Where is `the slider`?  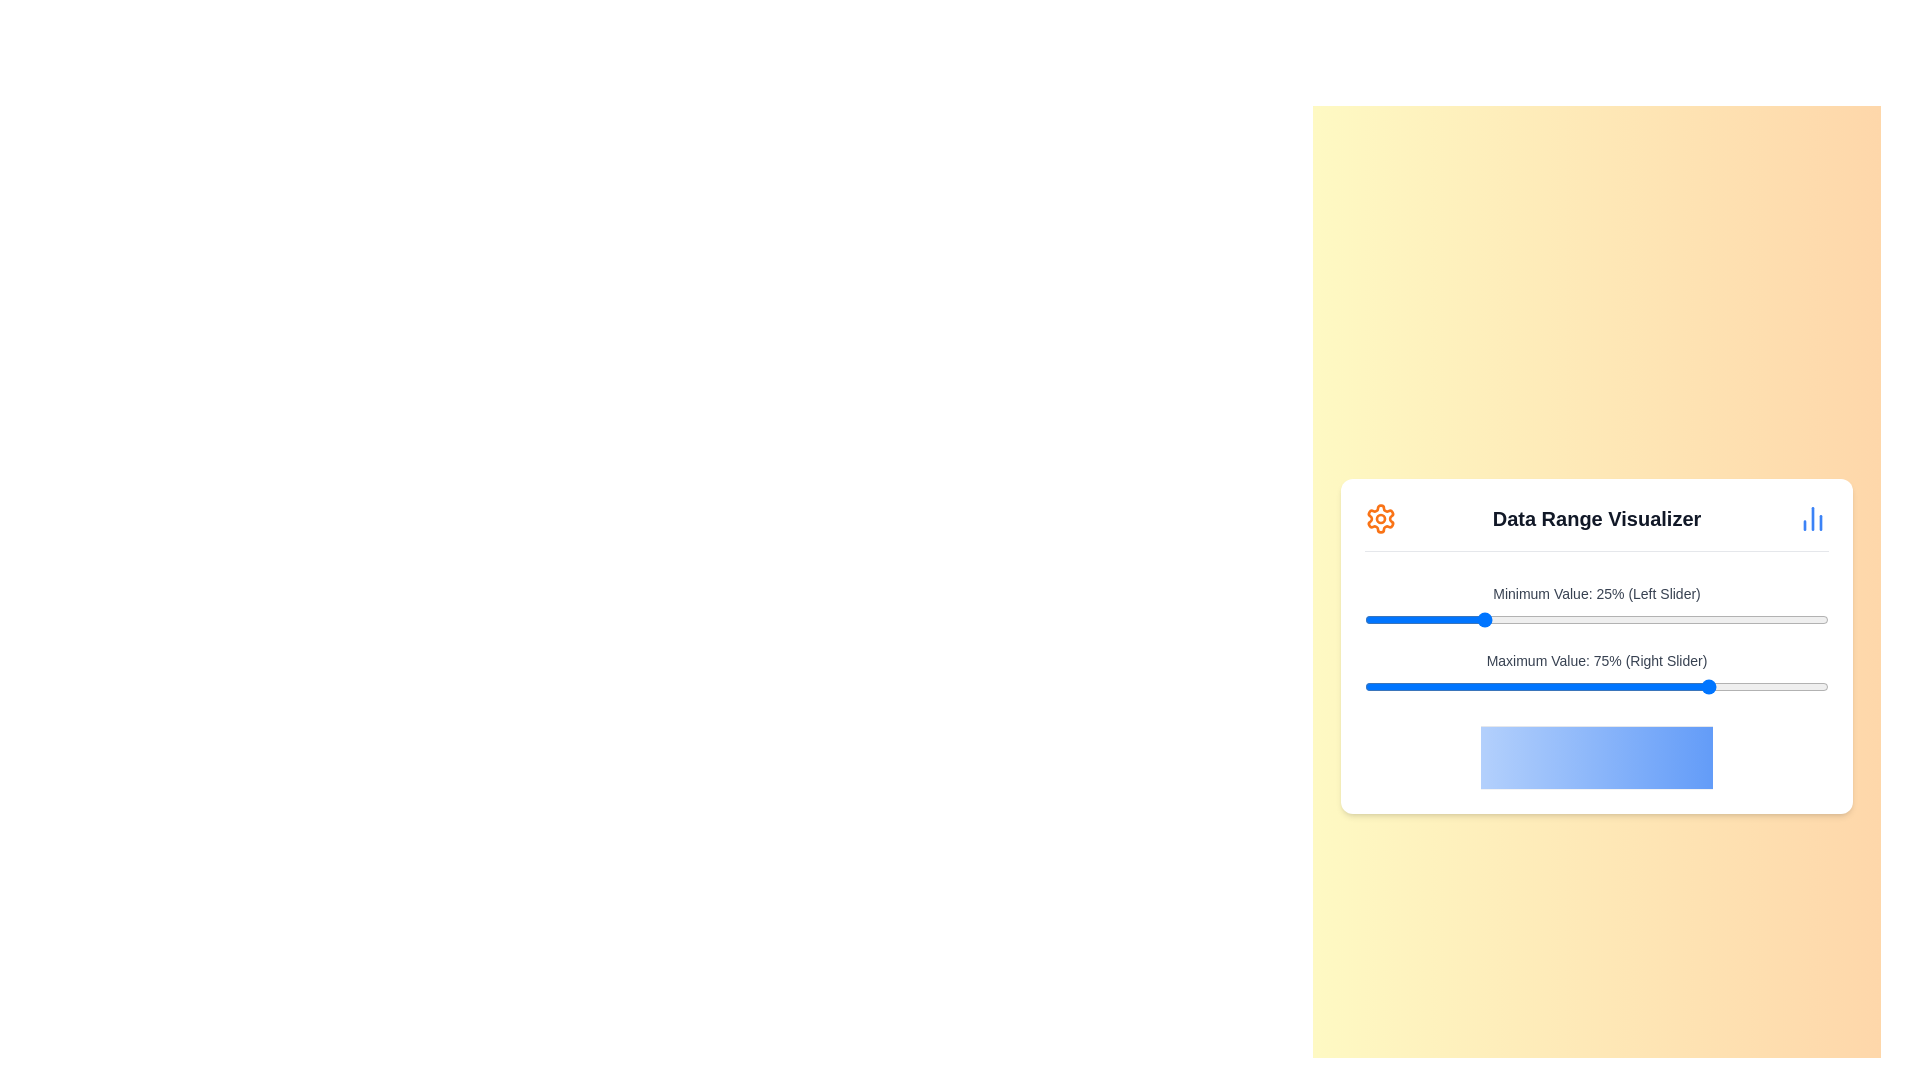
the slider is located at coordinates (1758, 685).